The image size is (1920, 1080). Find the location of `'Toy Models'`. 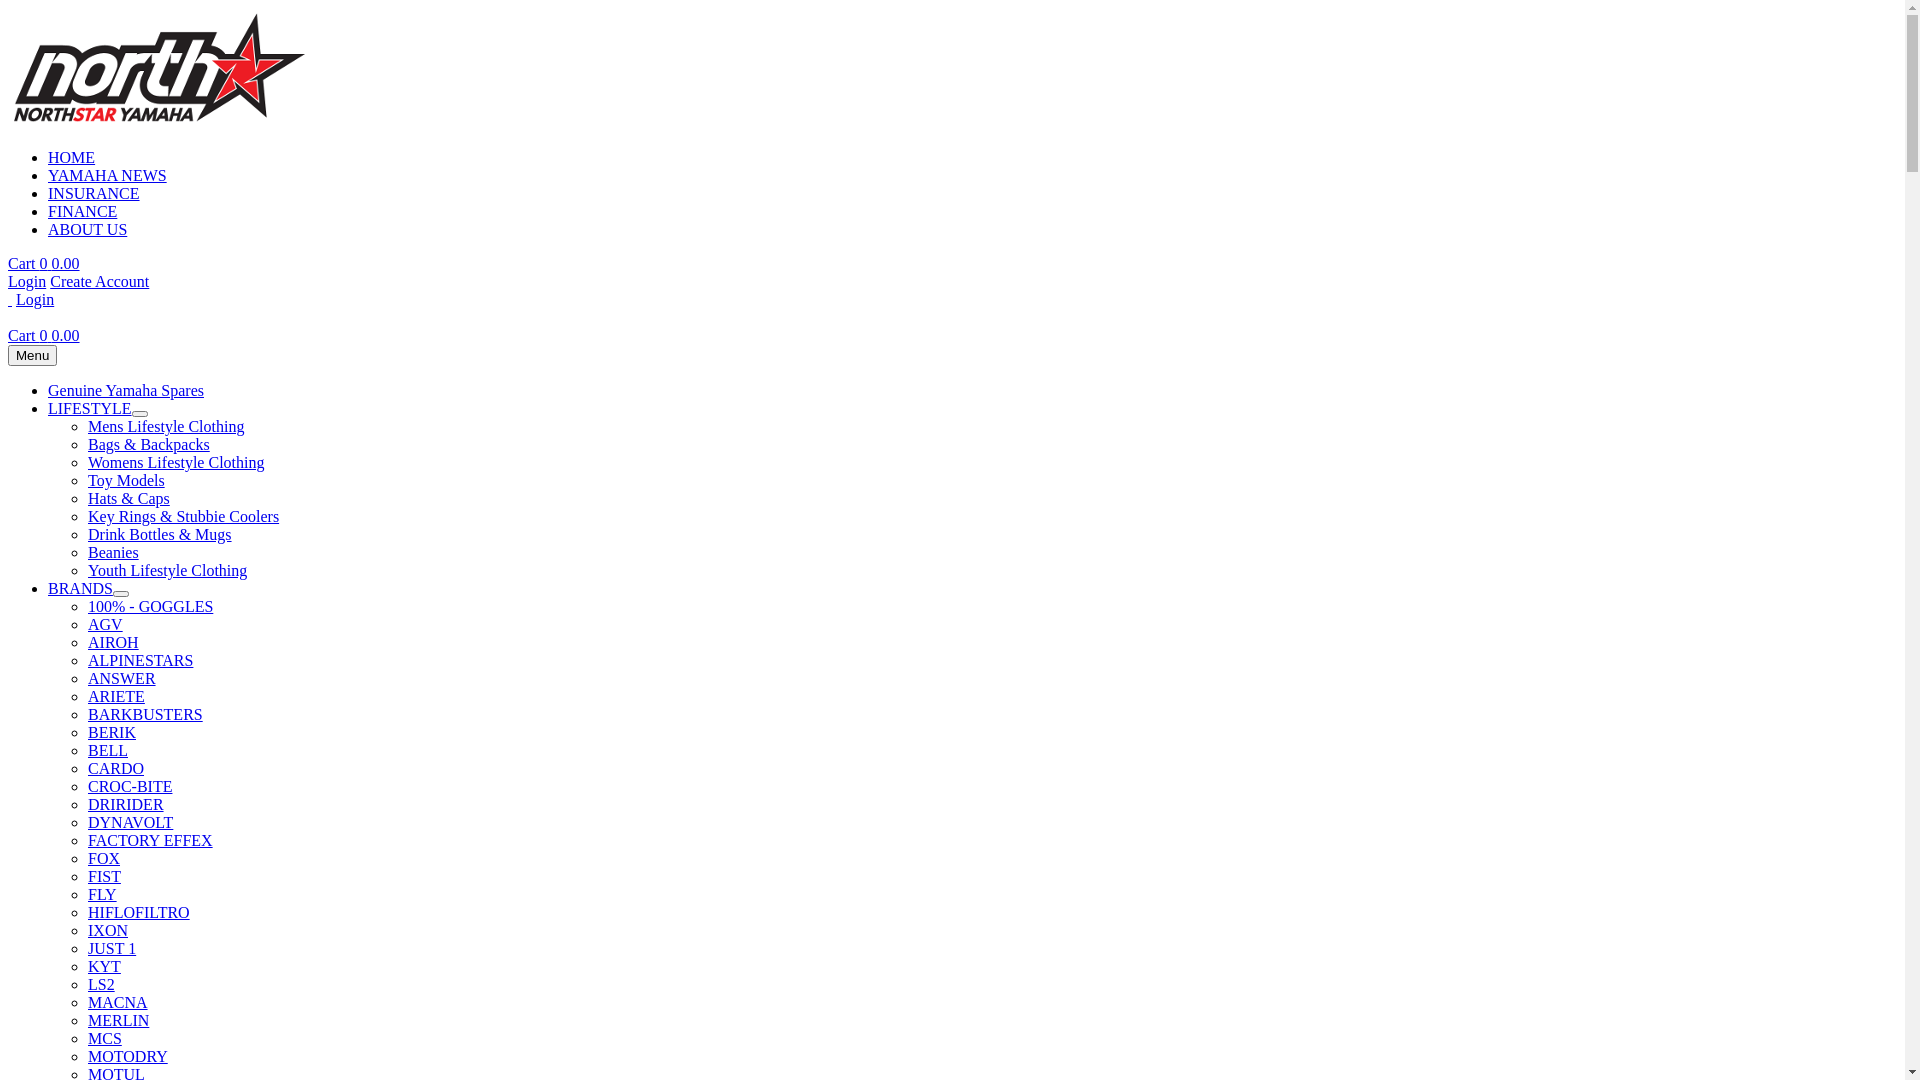

'Toy Models' is located at coordinates (125, 480).